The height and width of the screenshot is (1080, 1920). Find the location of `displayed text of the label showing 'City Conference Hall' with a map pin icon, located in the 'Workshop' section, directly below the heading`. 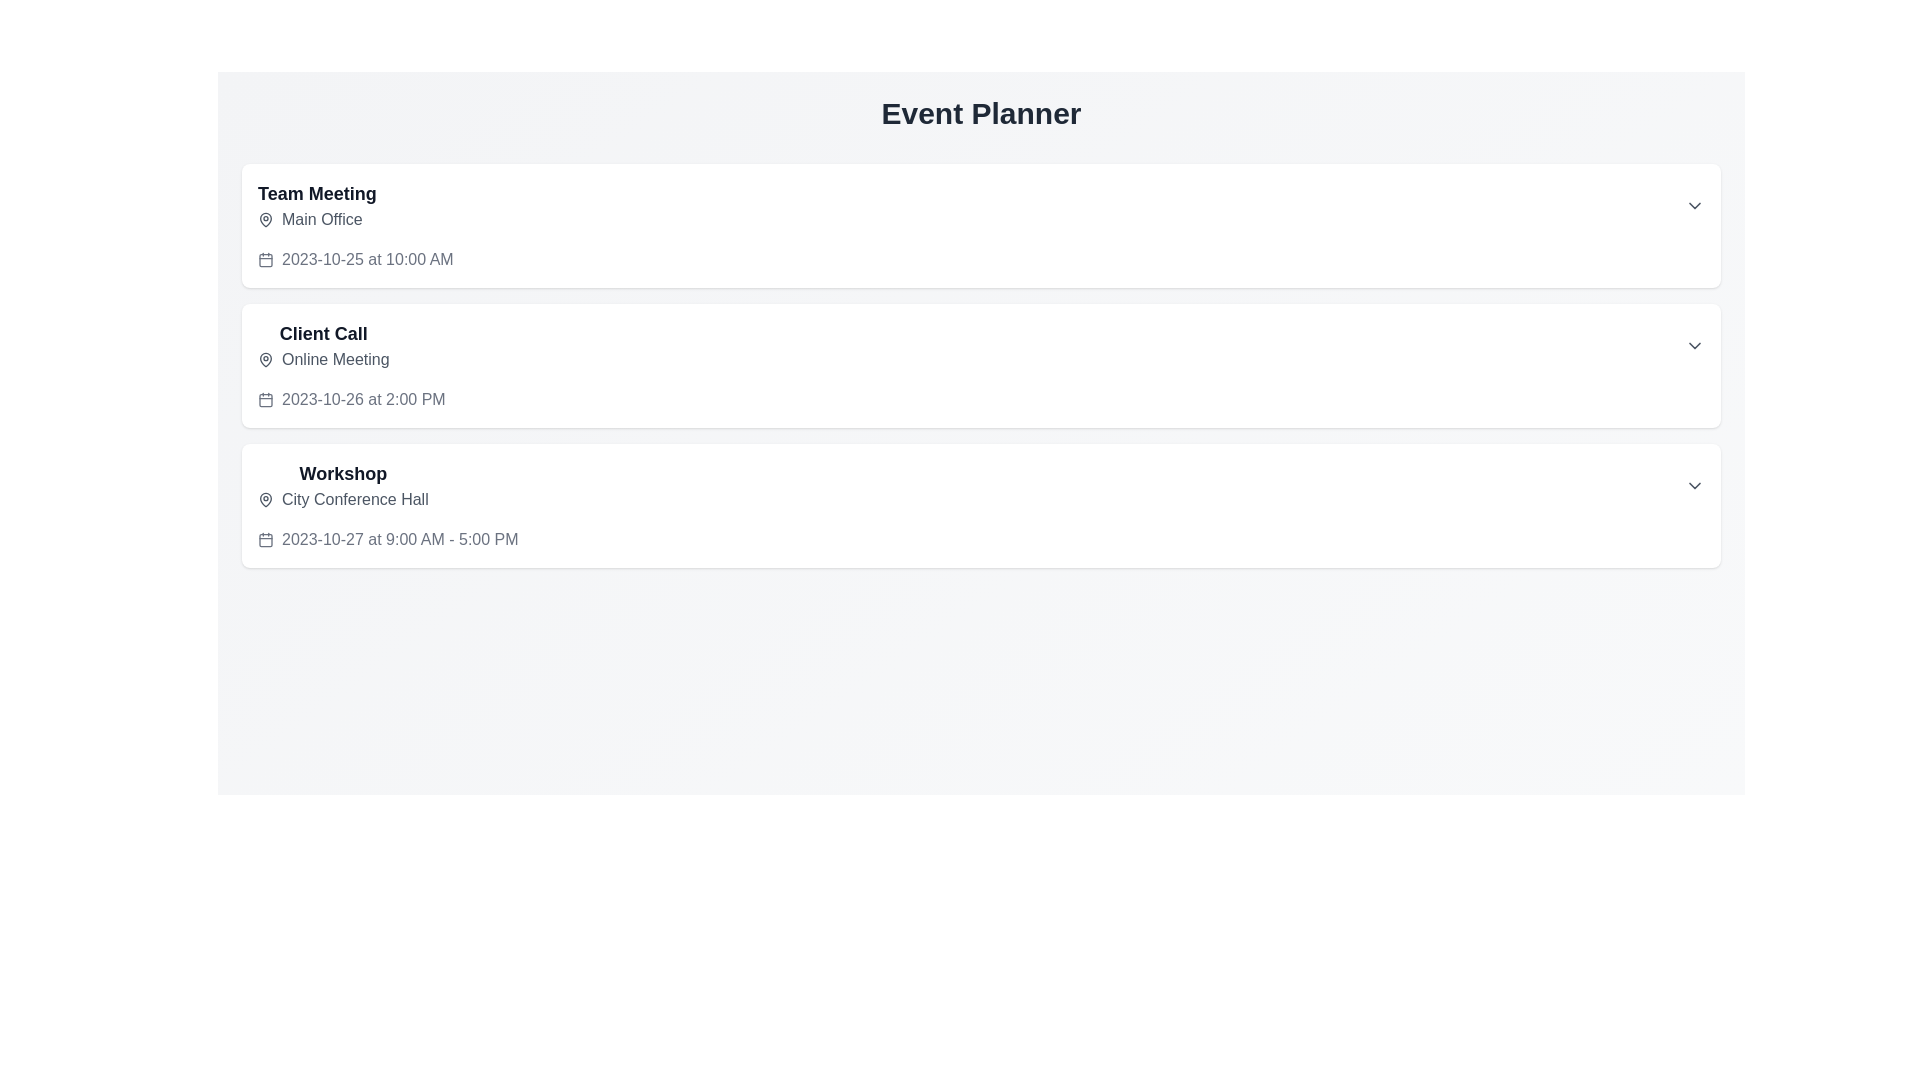

displayed text of the label showing 'City Conference Hall' with a map pin icon, located in the 'Workshop' section, directly below the heading is located at coordinates (343, 499).